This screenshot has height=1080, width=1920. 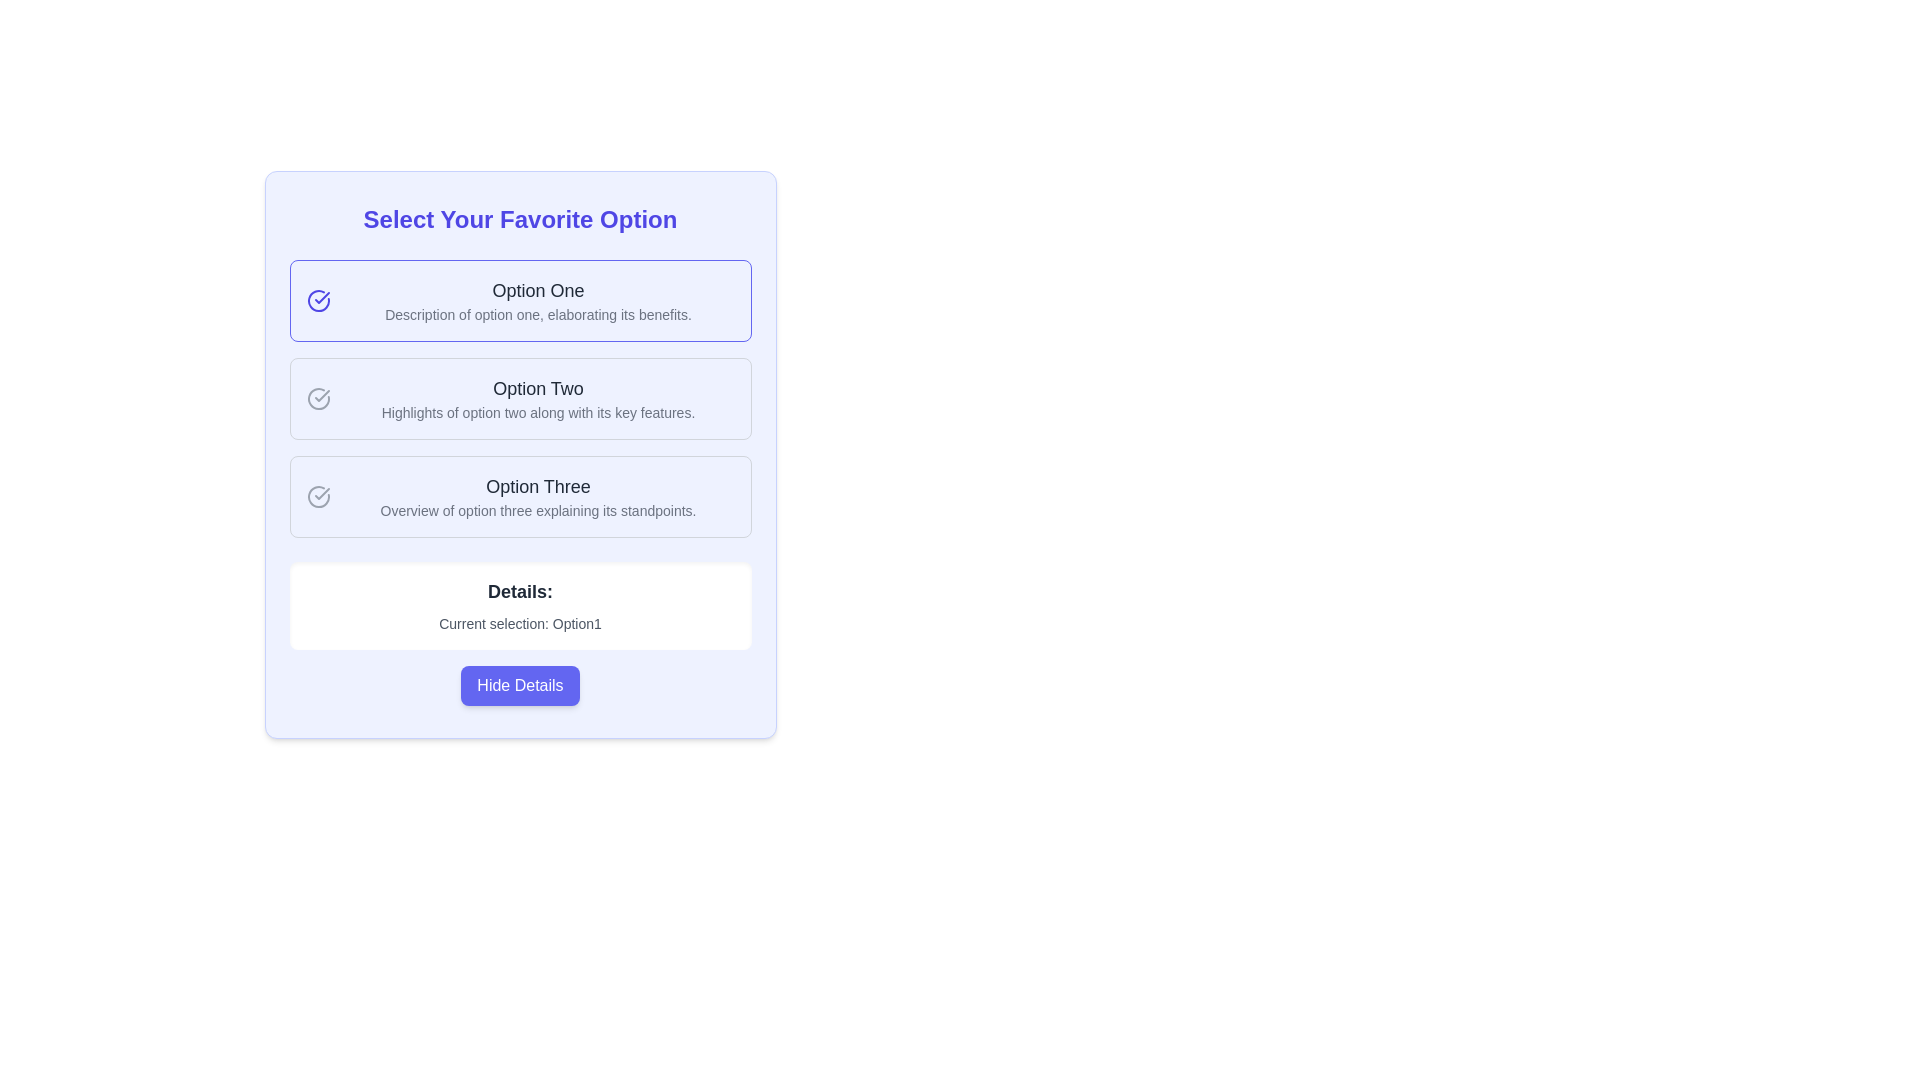 I want to click on the static text display that shows 'Current selection: Option1' styled with small gray text, positioned below the 'Details:' heading, so click(x=520, y=623).